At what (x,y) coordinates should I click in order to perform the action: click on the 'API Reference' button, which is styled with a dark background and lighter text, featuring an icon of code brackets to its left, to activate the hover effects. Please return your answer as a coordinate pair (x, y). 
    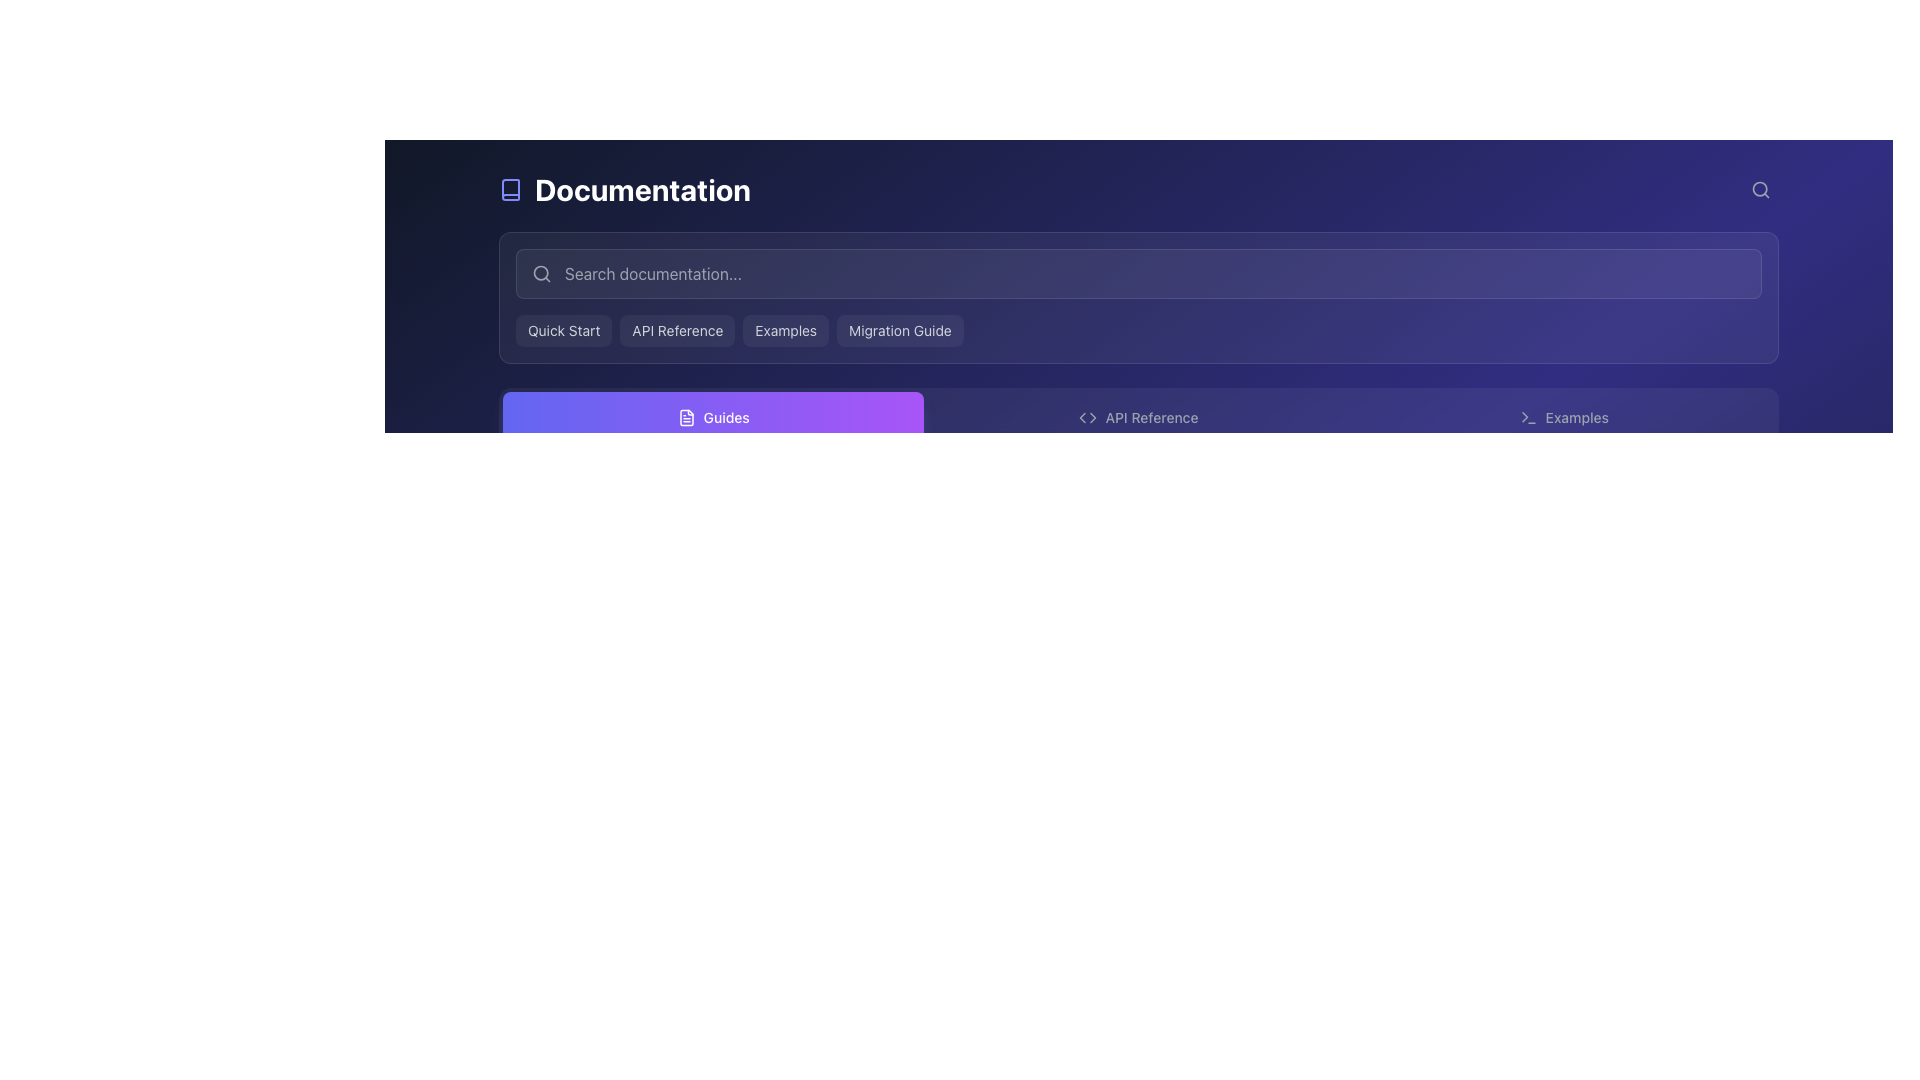
    Looking at the image, I should click on (1138, 416).